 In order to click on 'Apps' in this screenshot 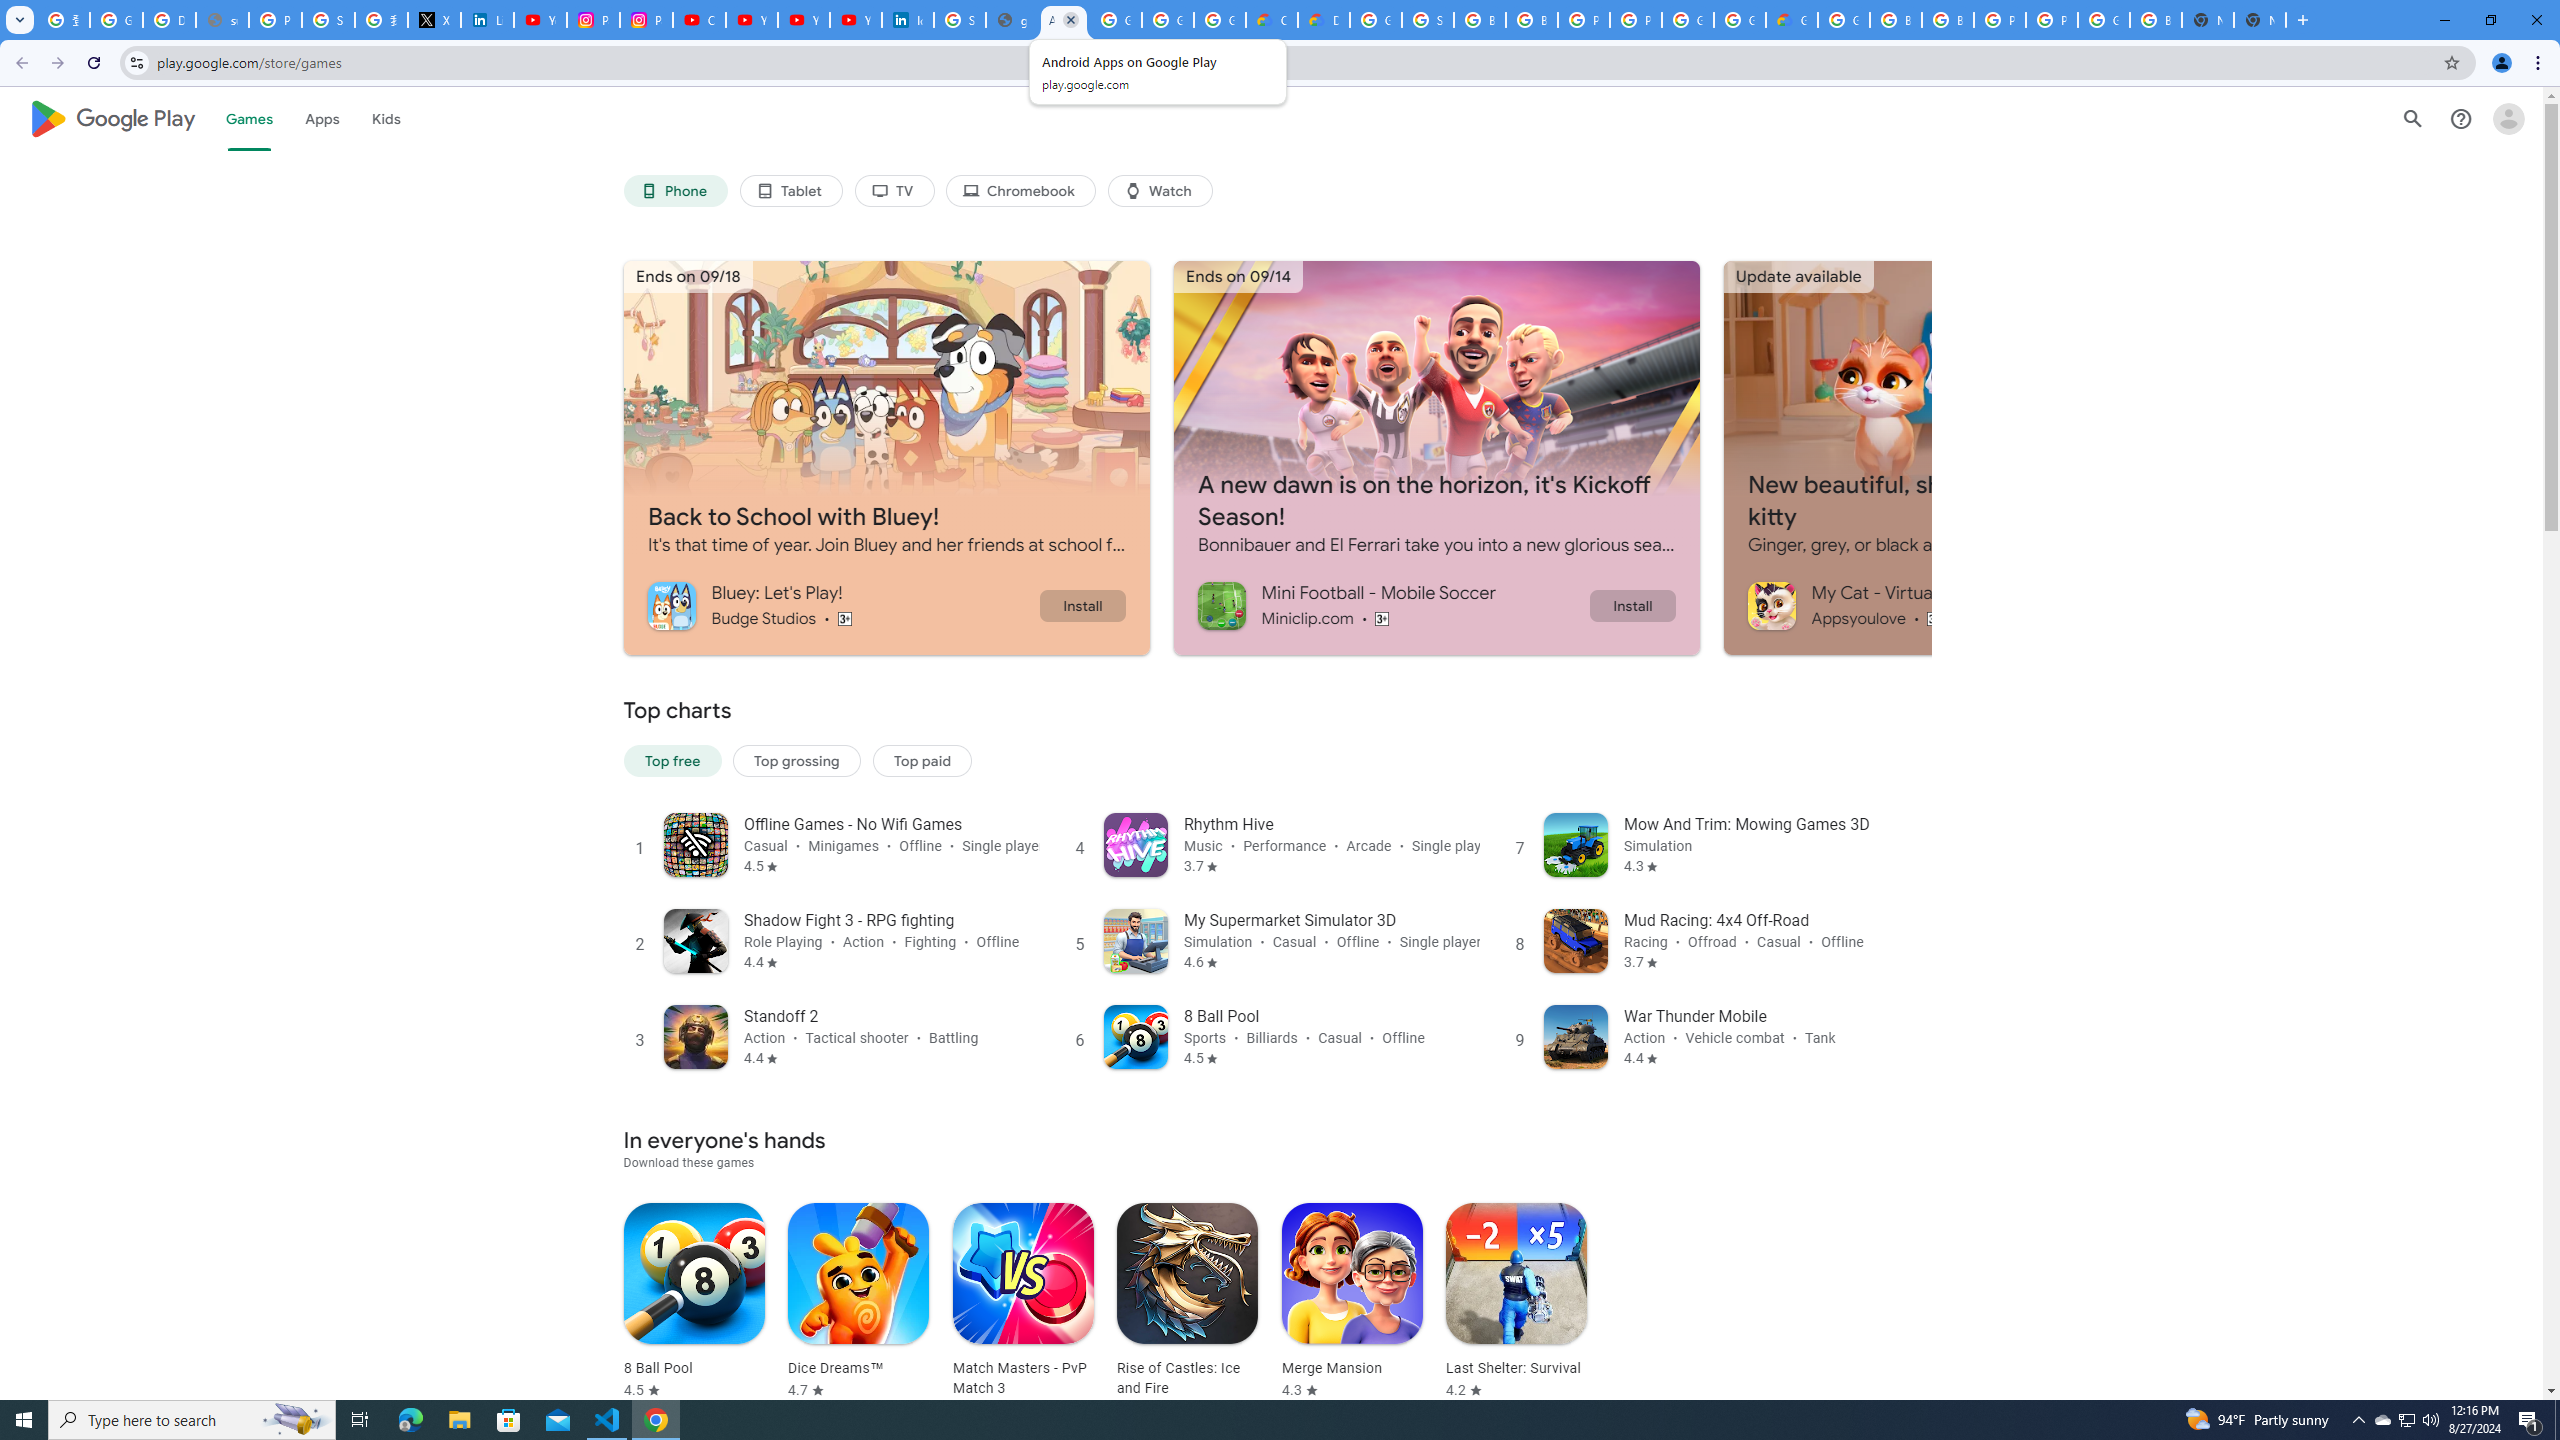, I will do `click(321, 118)`.